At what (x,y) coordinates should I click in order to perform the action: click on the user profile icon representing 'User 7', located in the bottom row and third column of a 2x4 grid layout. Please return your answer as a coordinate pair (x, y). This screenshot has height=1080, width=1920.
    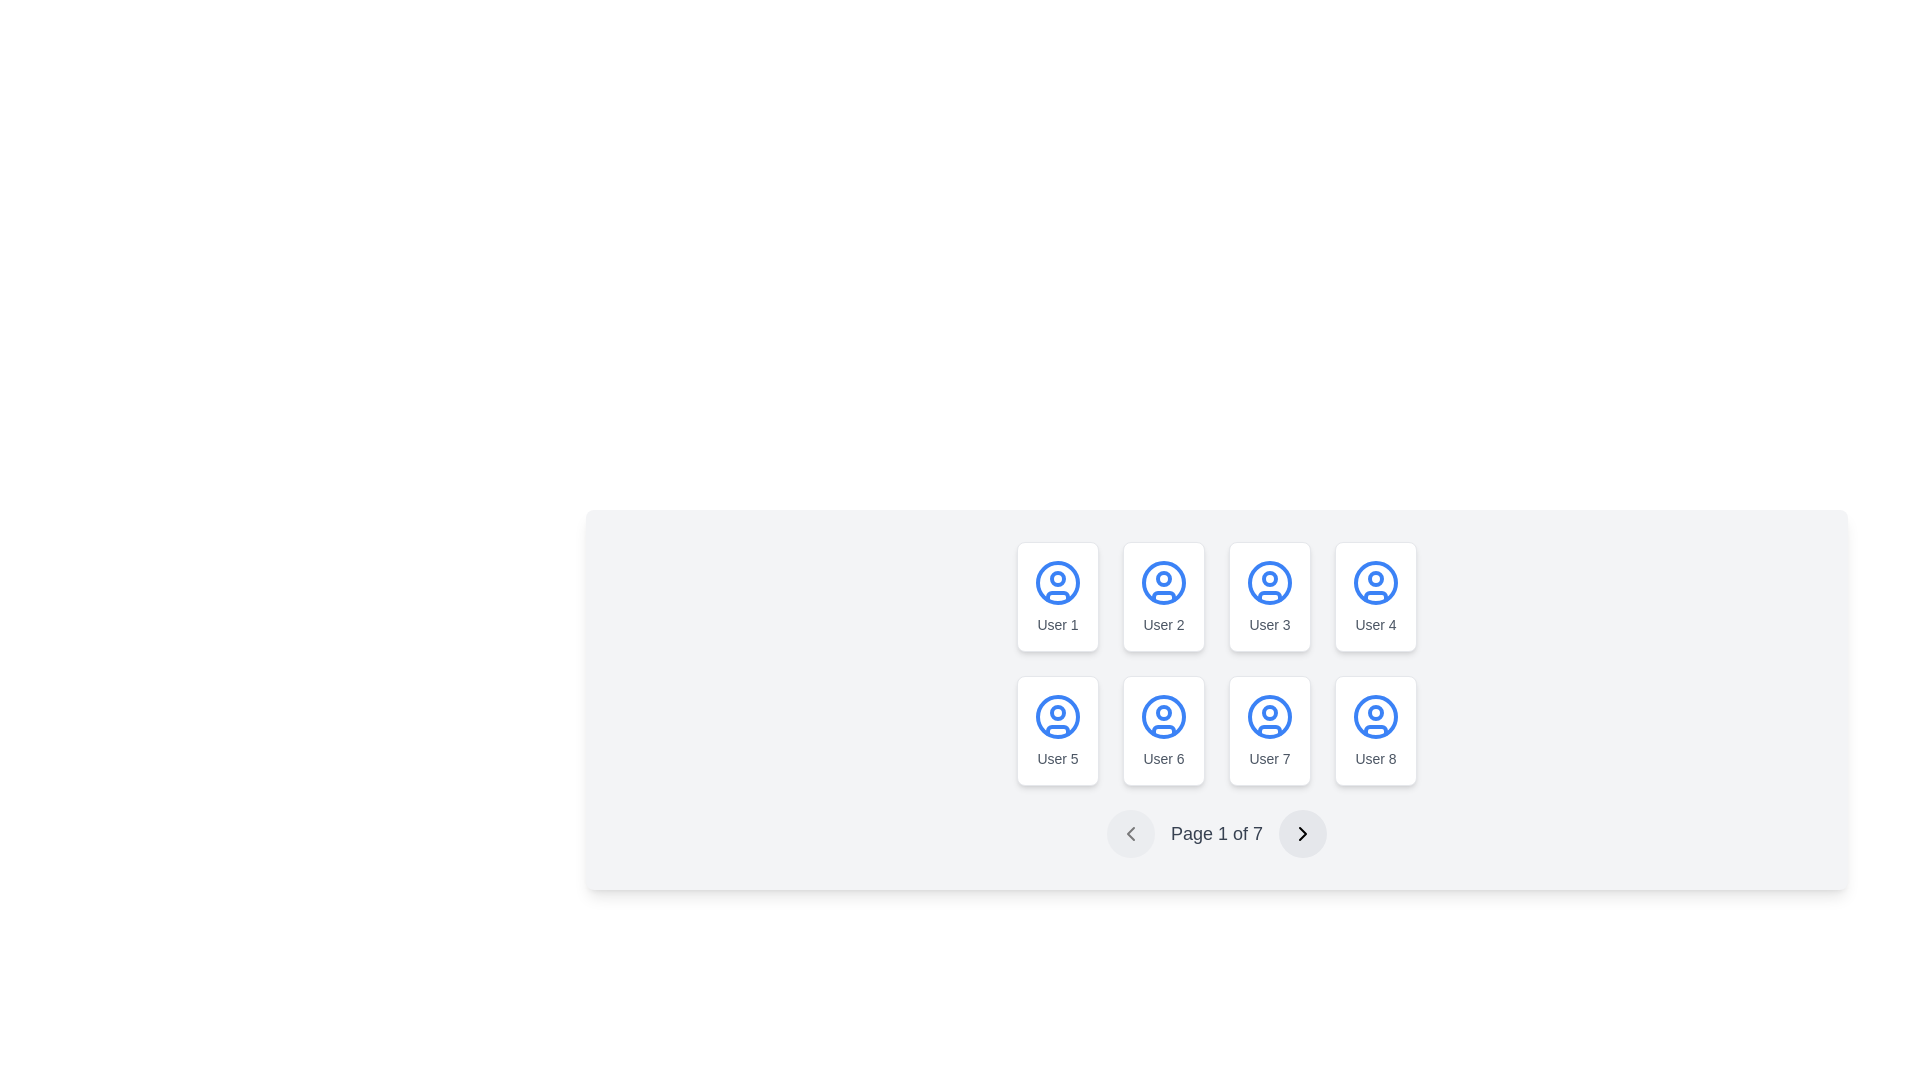
    Looking at the image, I should click on (1269, 716).